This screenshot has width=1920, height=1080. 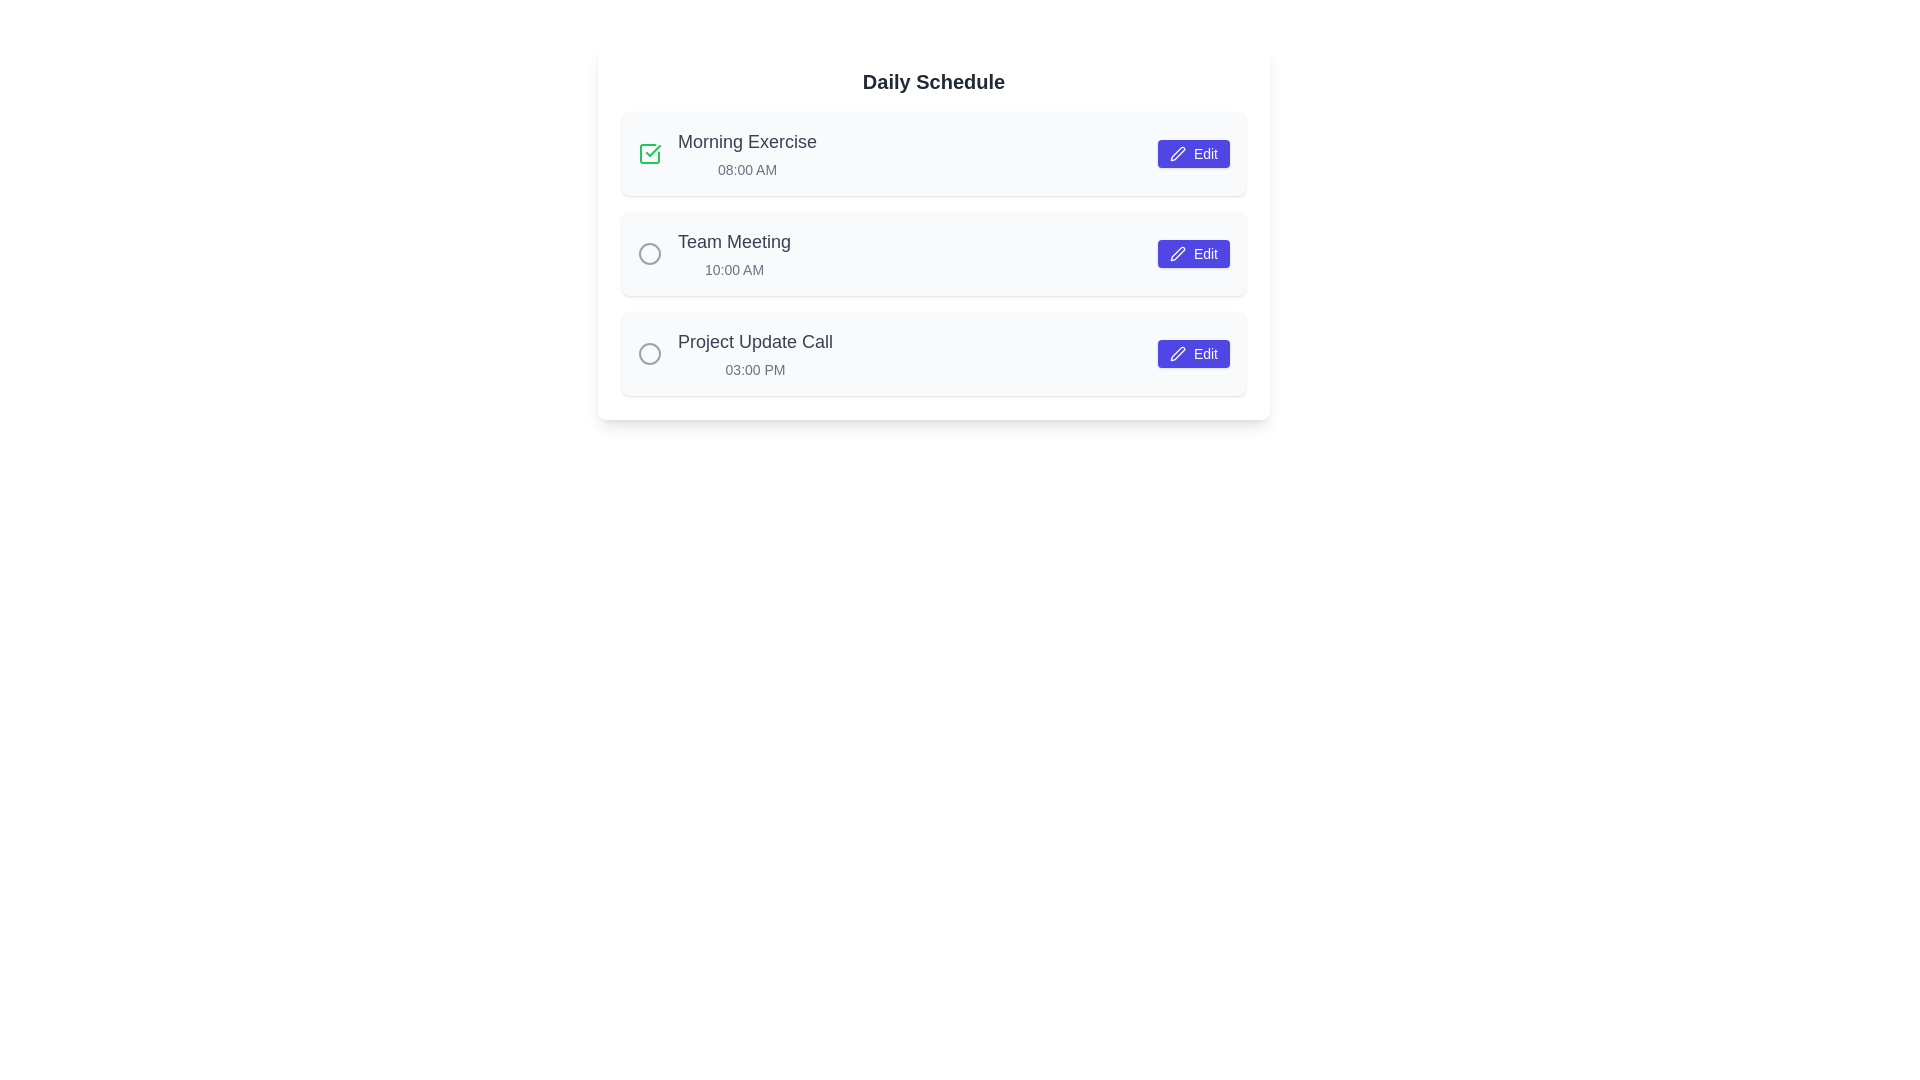 I want to click on the pen icon within the purple 'Edit' button located in the first row of the list under 'Morning Exercise' in the 'Daily Schedule' section, so click(x=1177, y=153).